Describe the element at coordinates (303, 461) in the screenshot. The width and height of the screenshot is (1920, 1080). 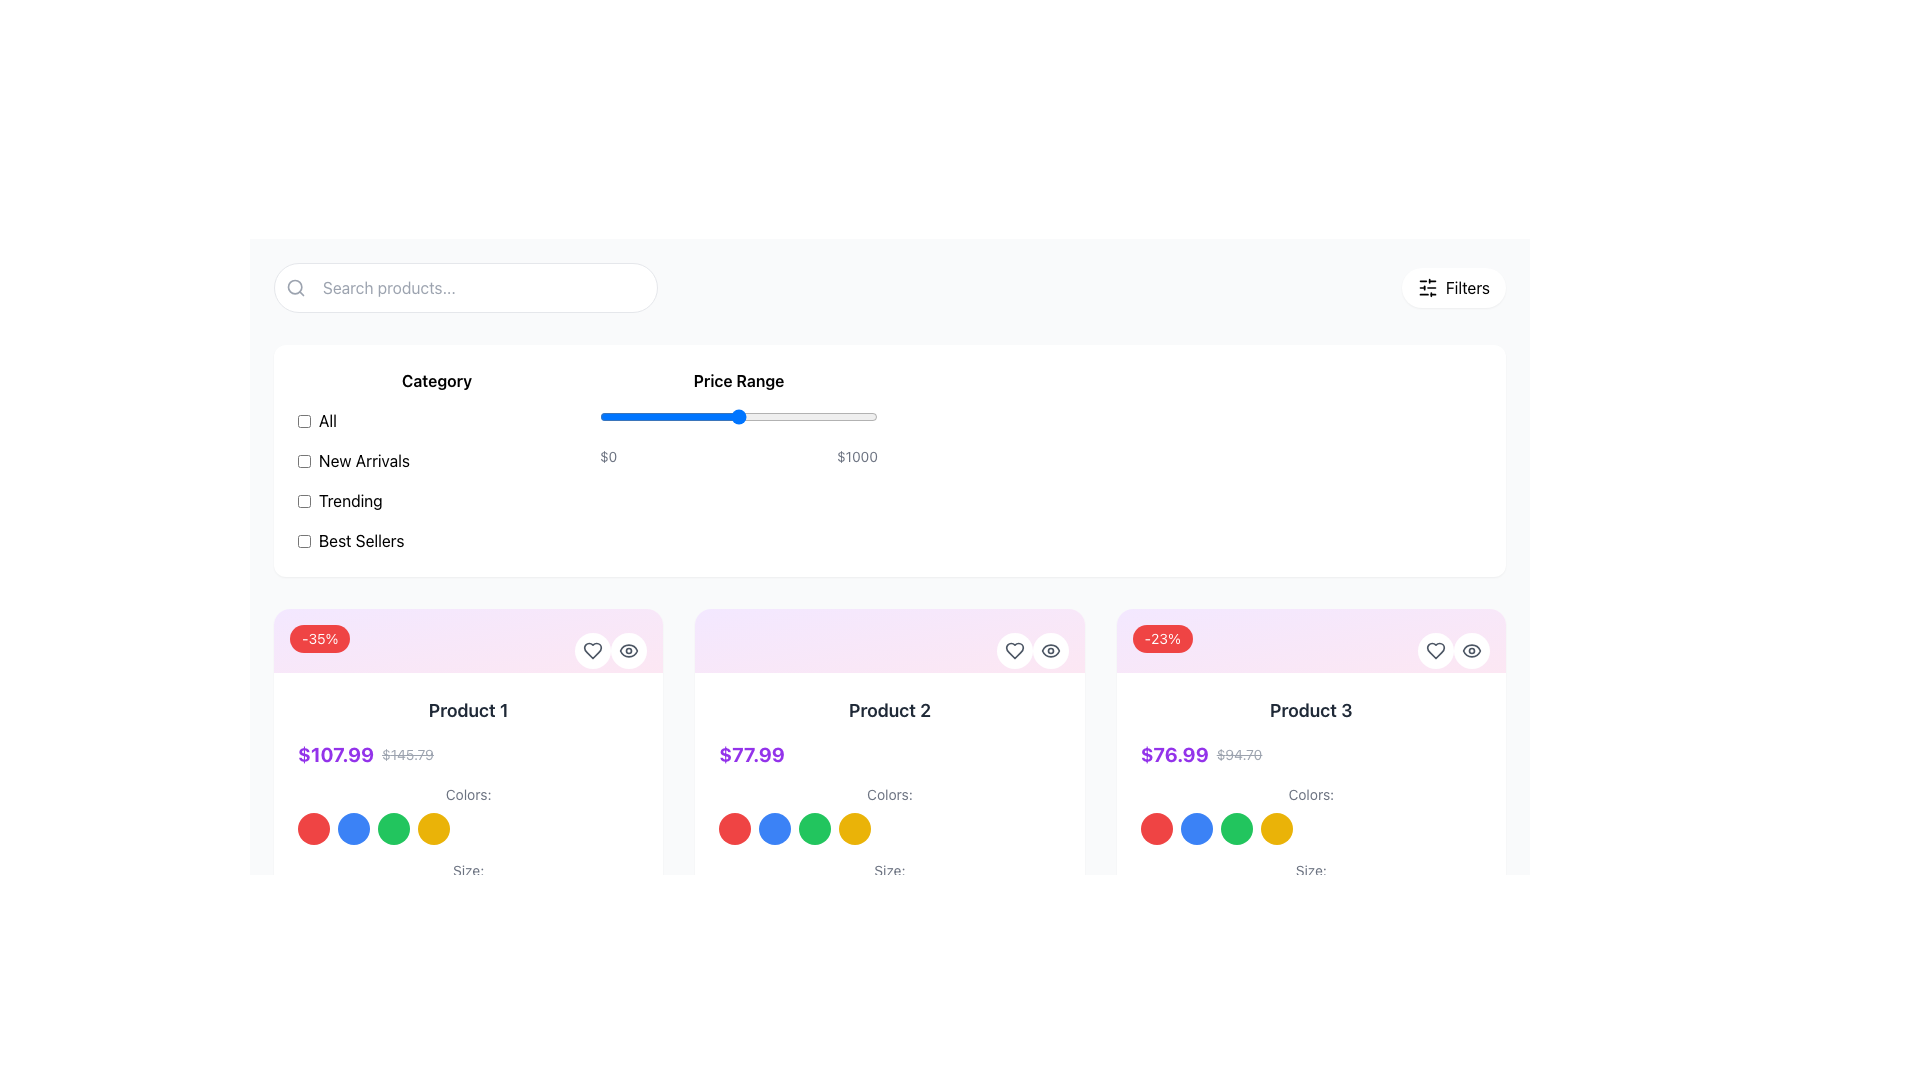
I see `the 'New Arrivals' checkbox` at that location.